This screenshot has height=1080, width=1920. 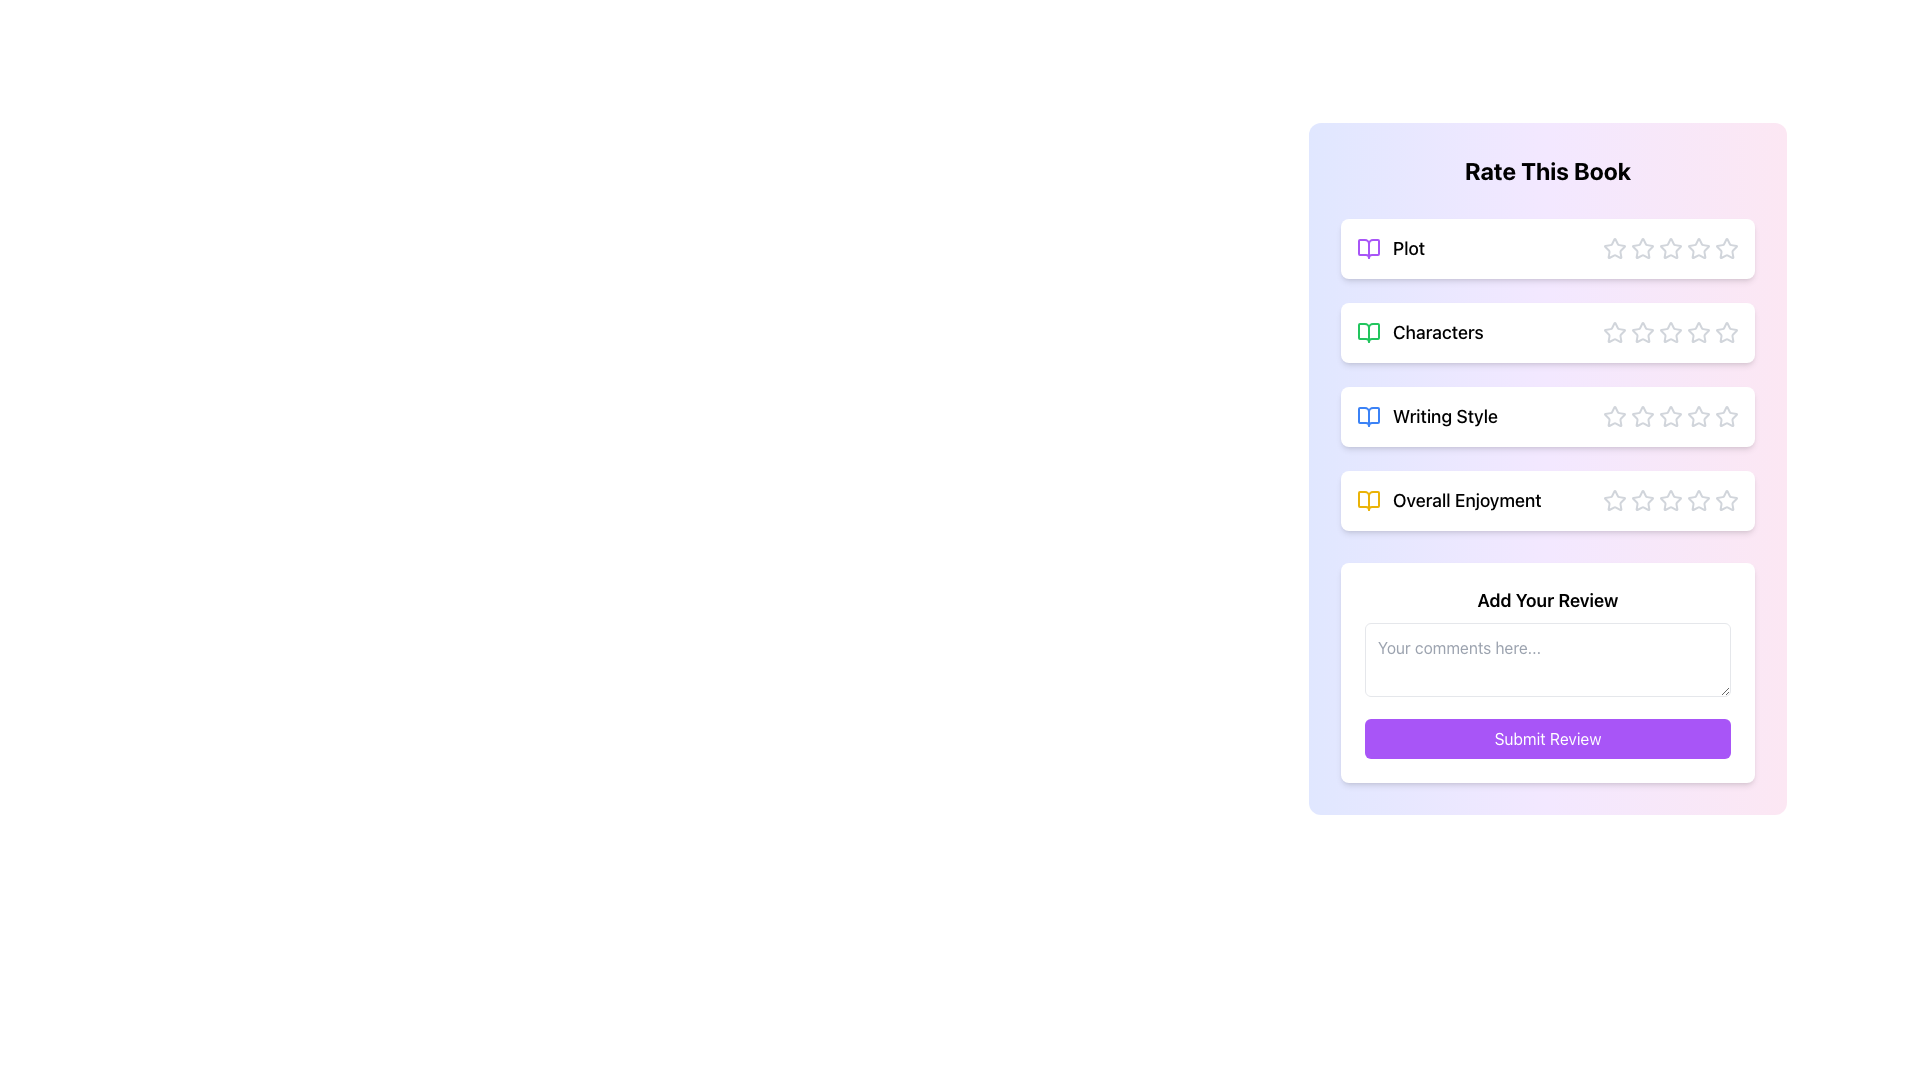 What do you see at coordinates (1613, 246) in the screenshot?
I see `the first star icon to provide a rating for the 'Plot' category under the 'Rate This Book' heading` at bounding box center [1613, 246].